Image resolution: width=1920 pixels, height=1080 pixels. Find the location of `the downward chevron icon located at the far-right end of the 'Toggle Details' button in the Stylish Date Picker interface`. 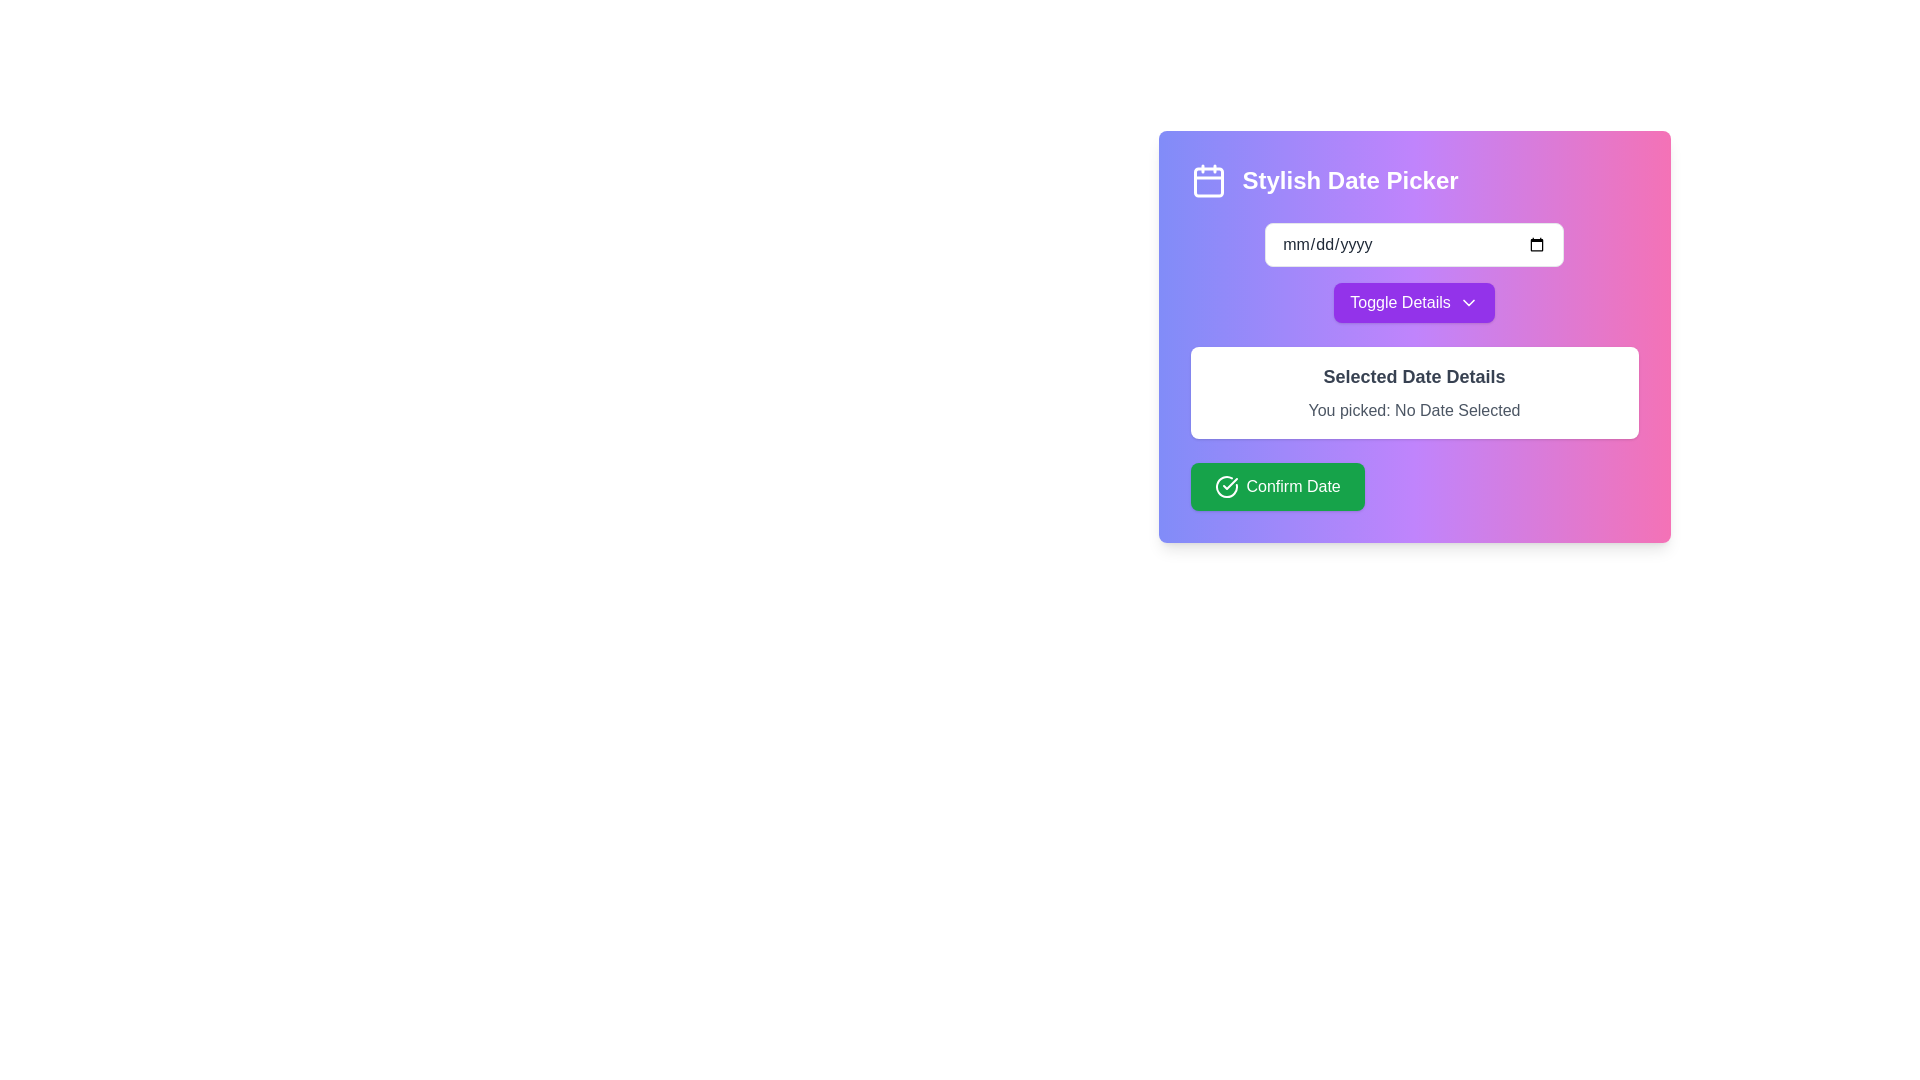

the downward chevron icon located at the far-right end of the 'Toggle Details' button in the Stylish Date Picker interface is located at coordinates (1468, 303).